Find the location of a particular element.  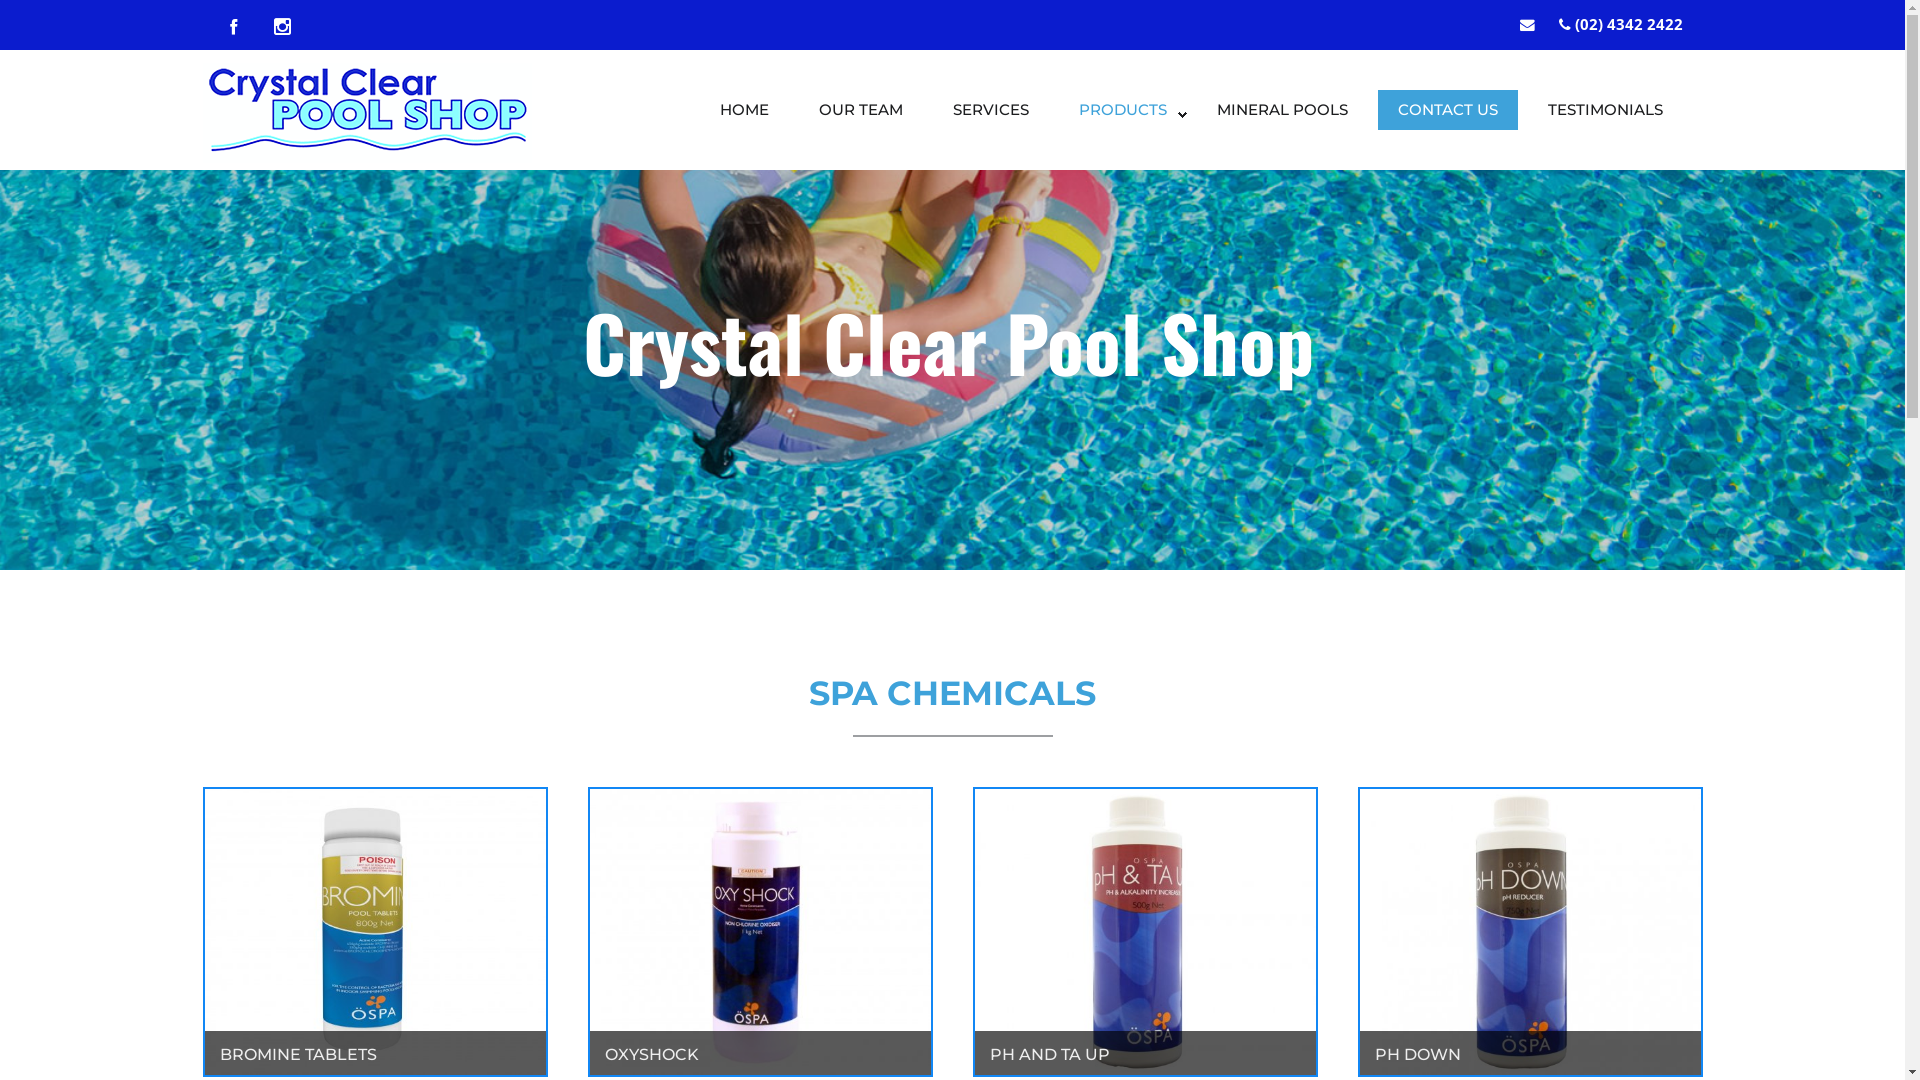

'MINERAL POOLS' is located at coordinates (1281, 109).